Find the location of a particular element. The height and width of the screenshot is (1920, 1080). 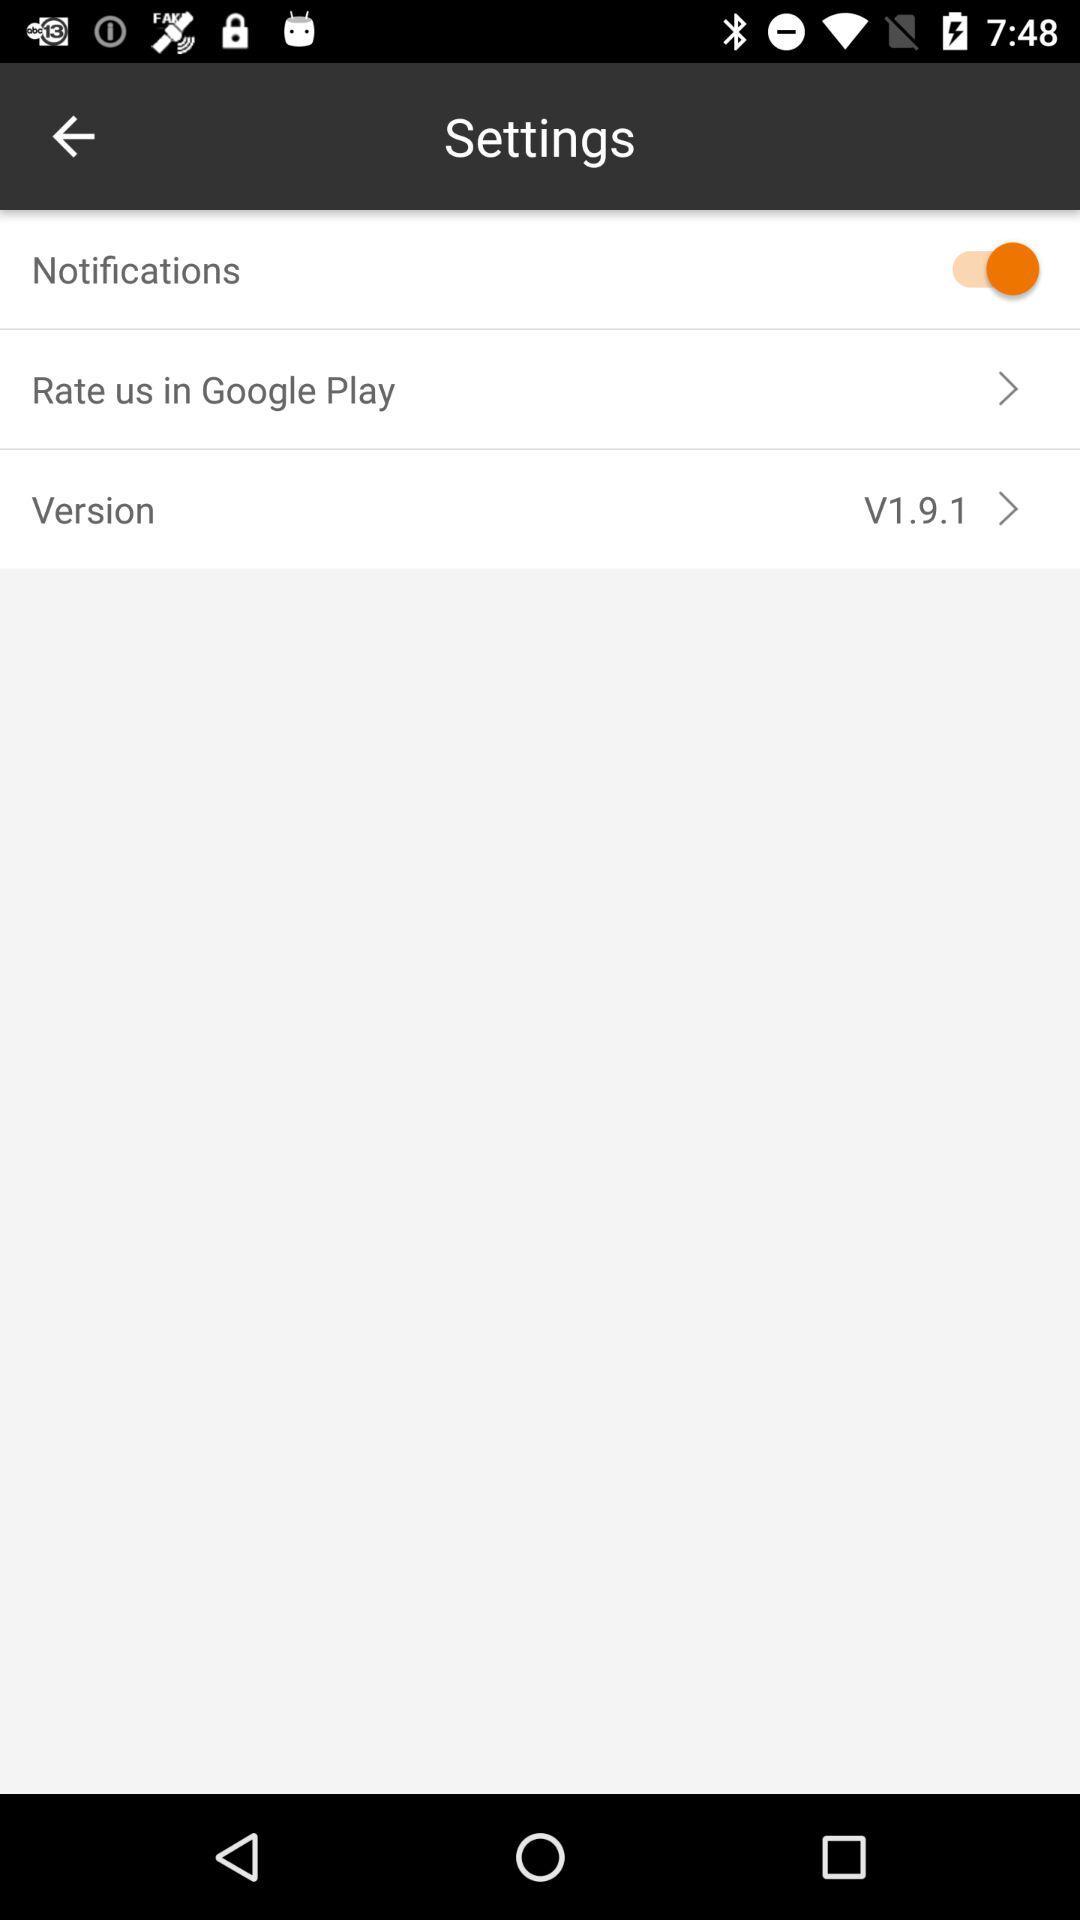

notifications is located at coordinates (985, 267).